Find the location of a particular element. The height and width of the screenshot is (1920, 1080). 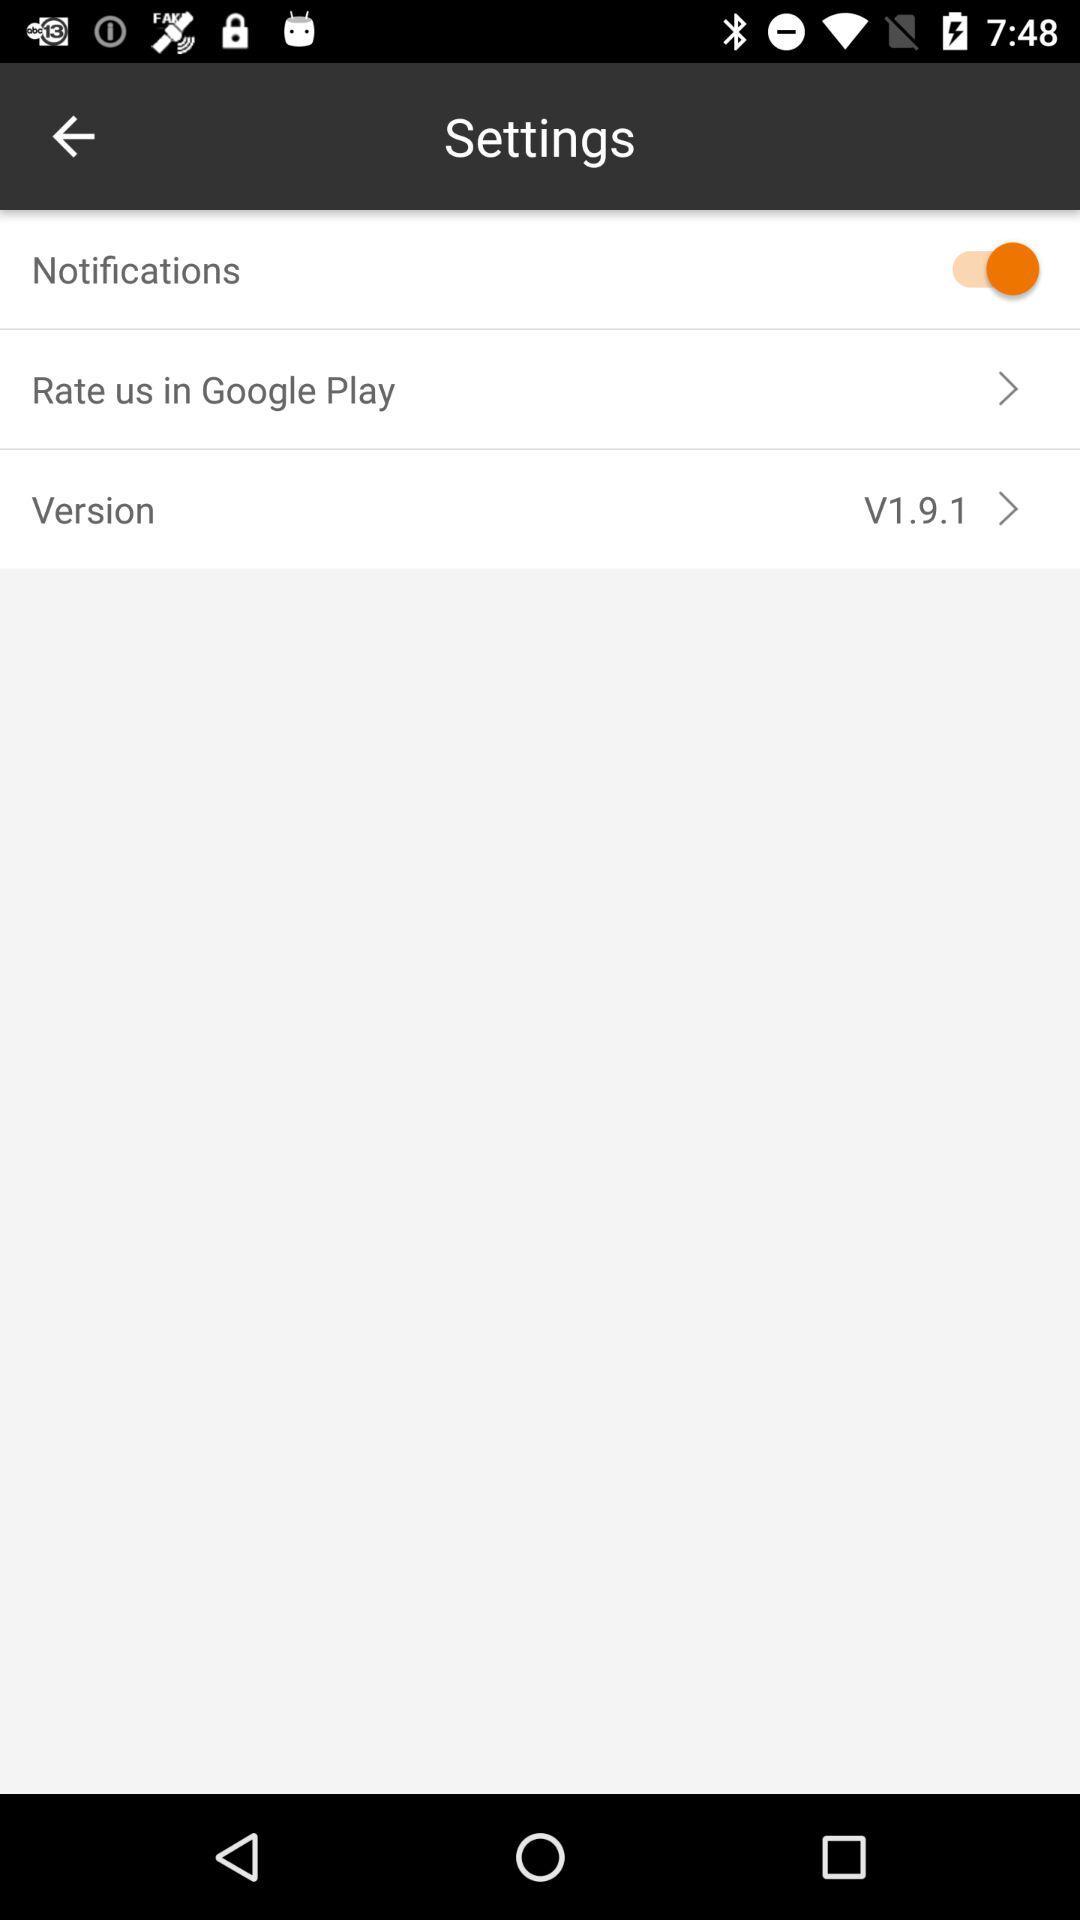

notifications is located at coordinates (985, 267).